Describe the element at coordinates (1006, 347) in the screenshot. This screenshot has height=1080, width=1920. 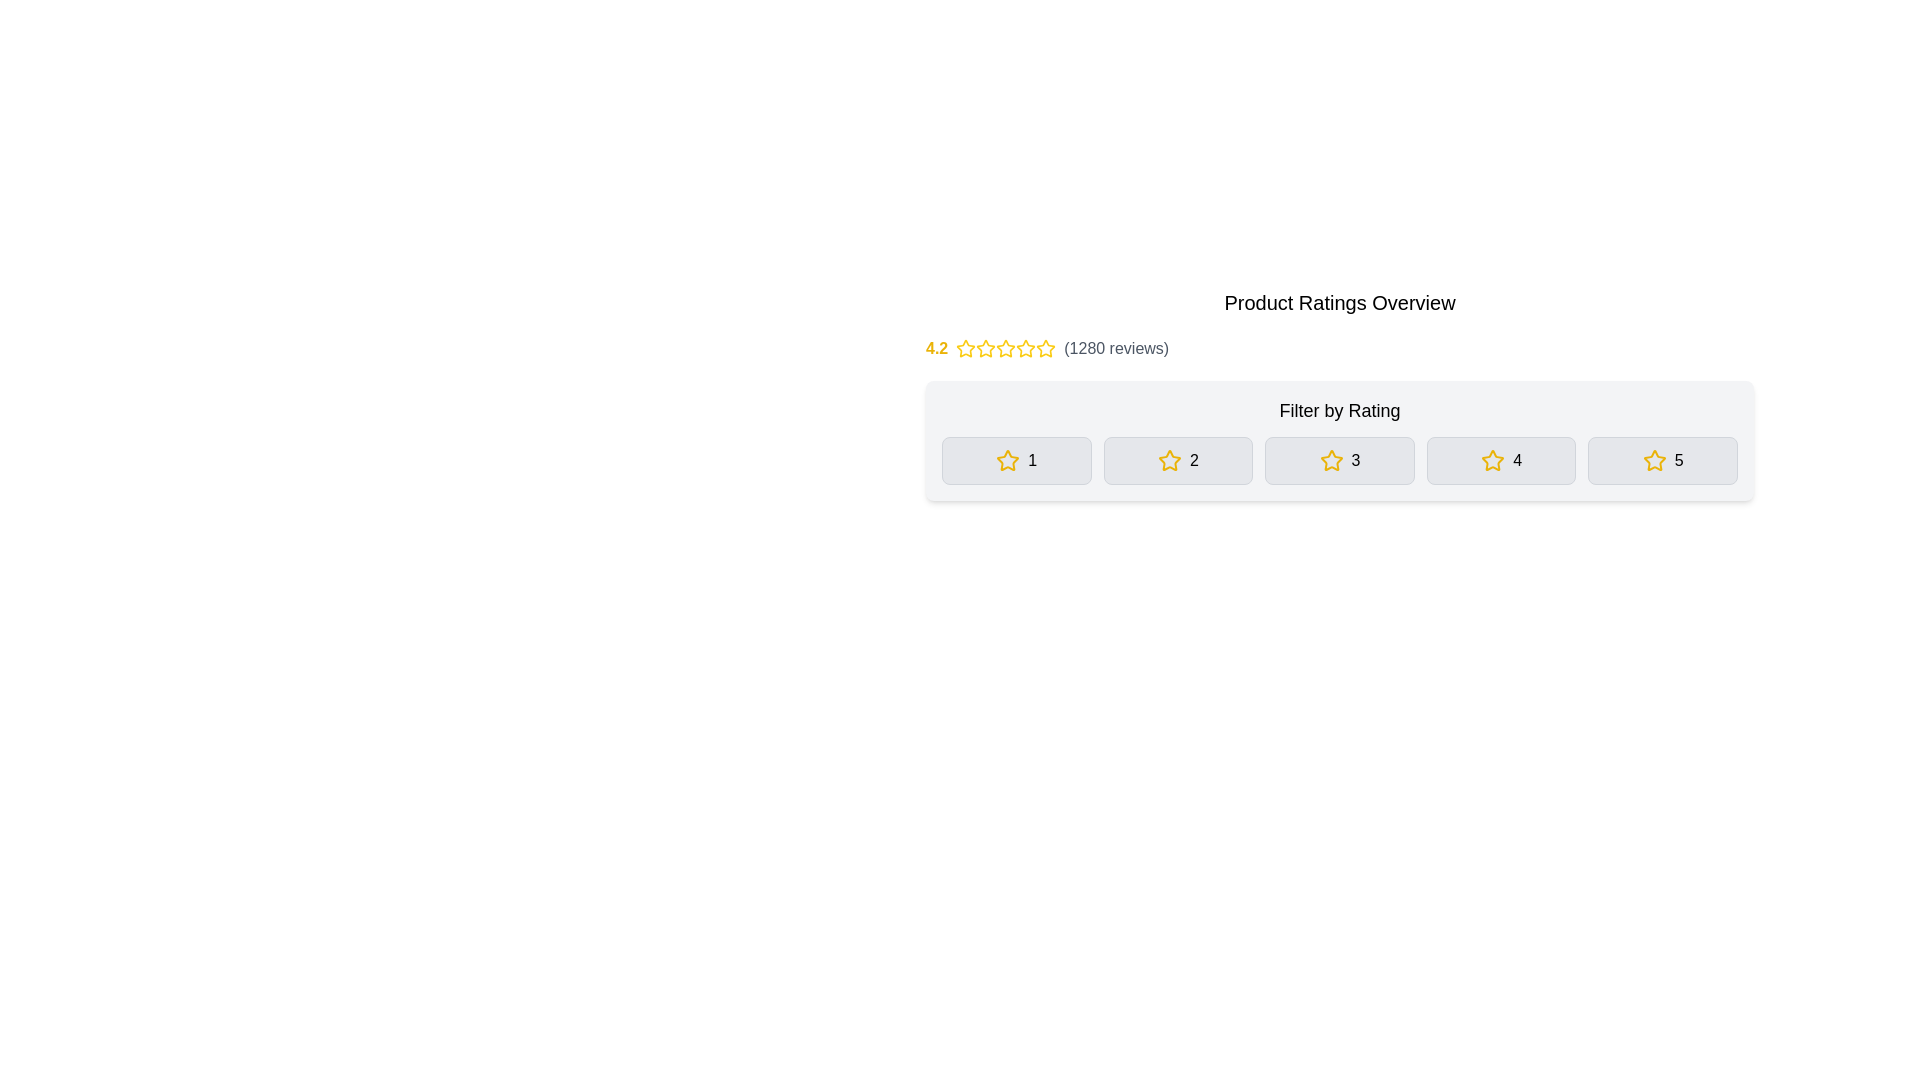
I see `the third star icon in the rating display, which is styled in yellow and part of a sequence of five stars, located within the section that shows a rating of '4.2' and '(1280 reviews)'` at that location.